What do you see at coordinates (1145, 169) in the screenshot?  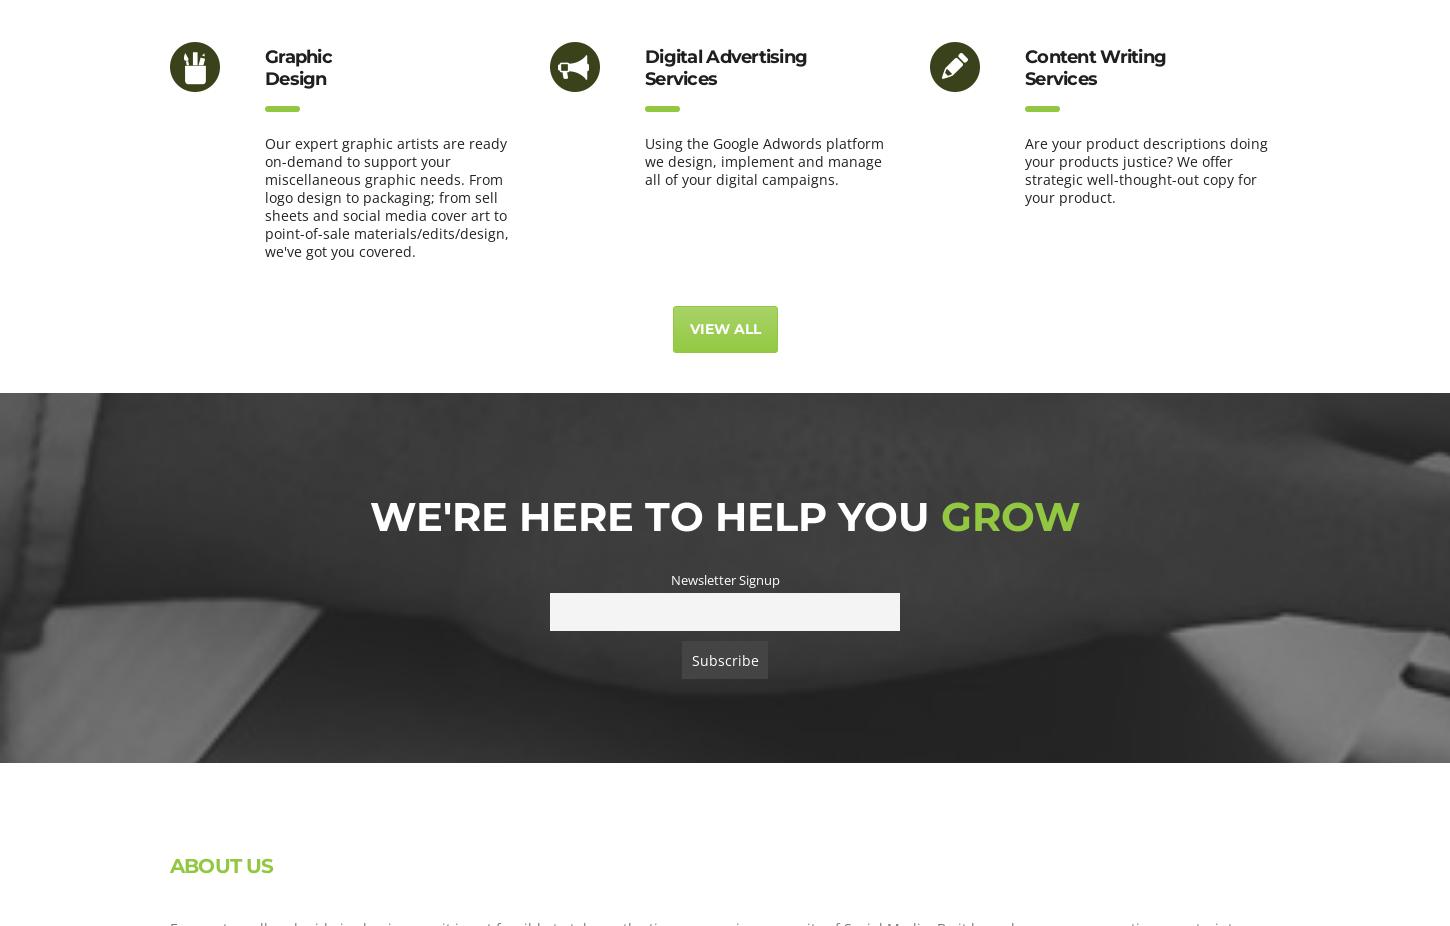 I see `'Are your product descriptions doing your products justice? We offer strategic well-thought-out copy for your product.'` at bounding box center [1145, 169].